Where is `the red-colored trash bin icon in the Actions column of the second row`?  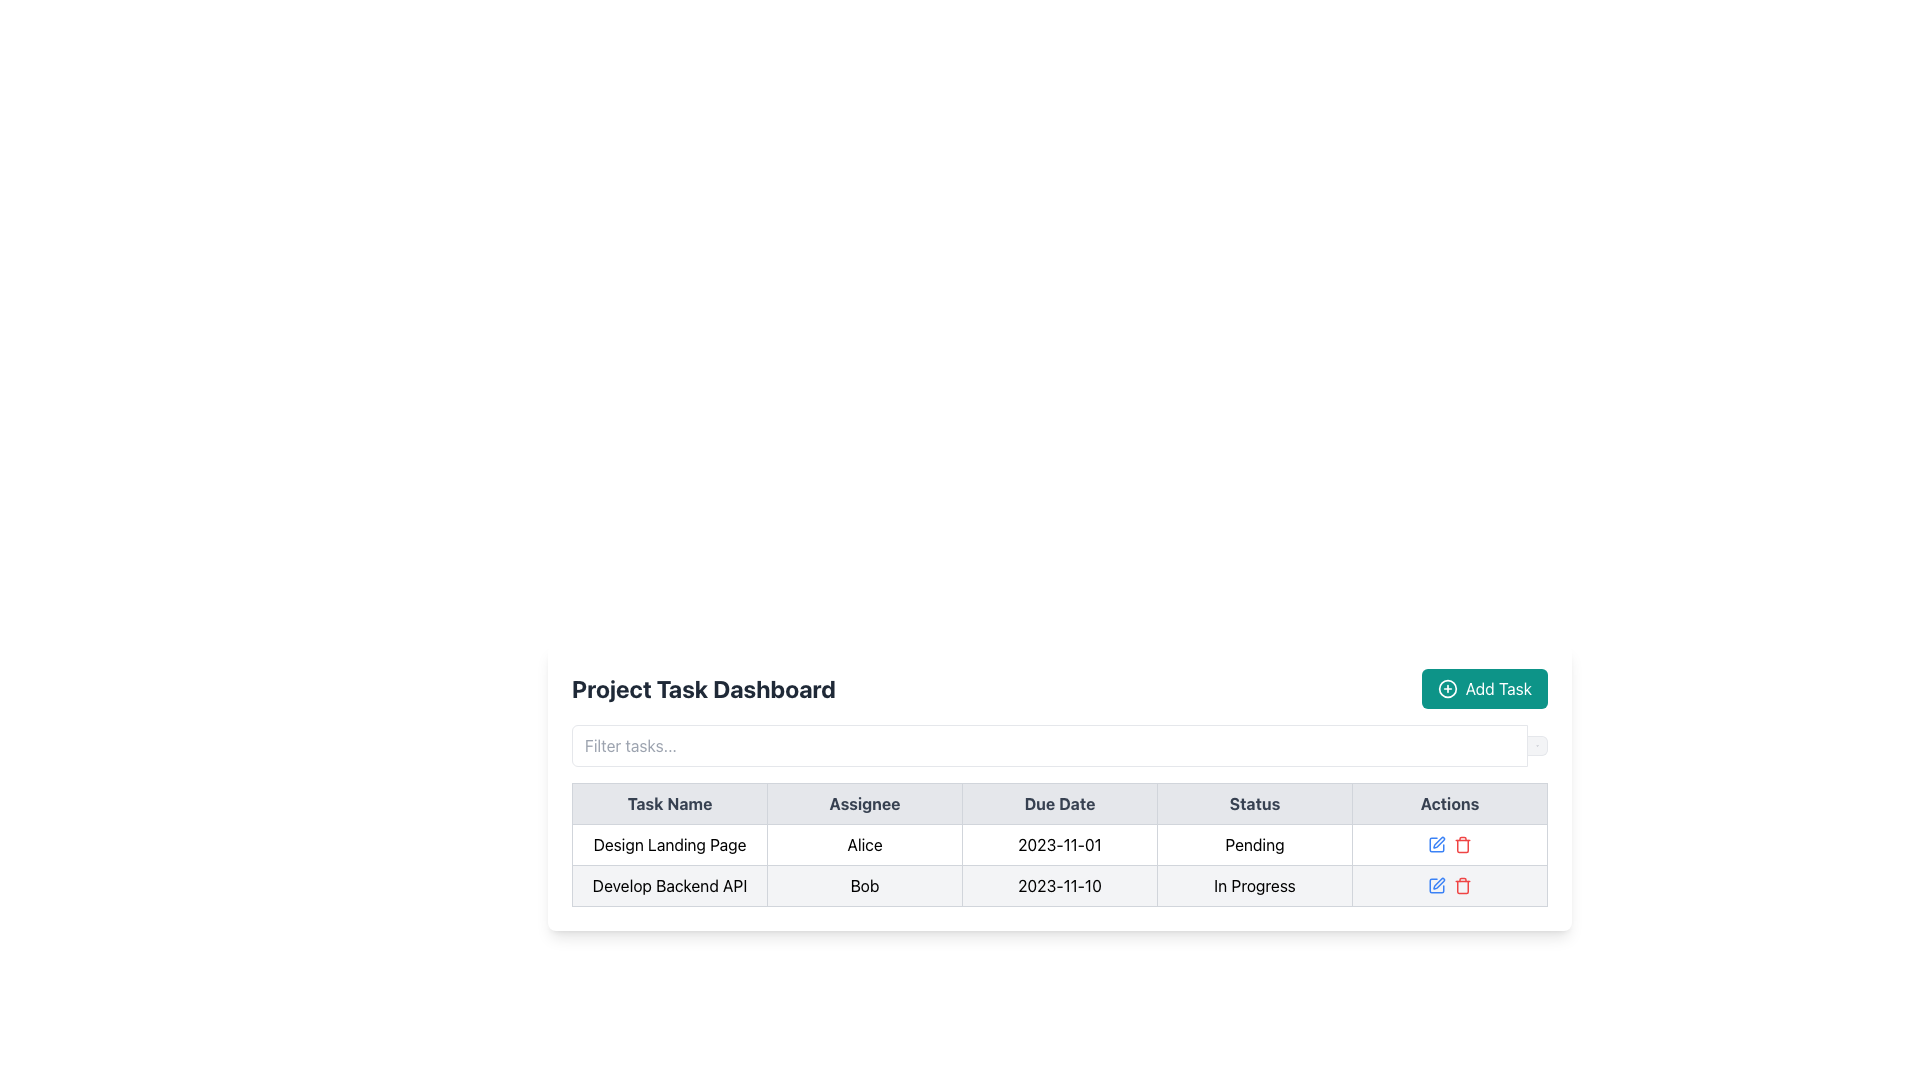
the red-colored trash bin icon in the Actions column of the second row is located at coordinates (1463, 844).